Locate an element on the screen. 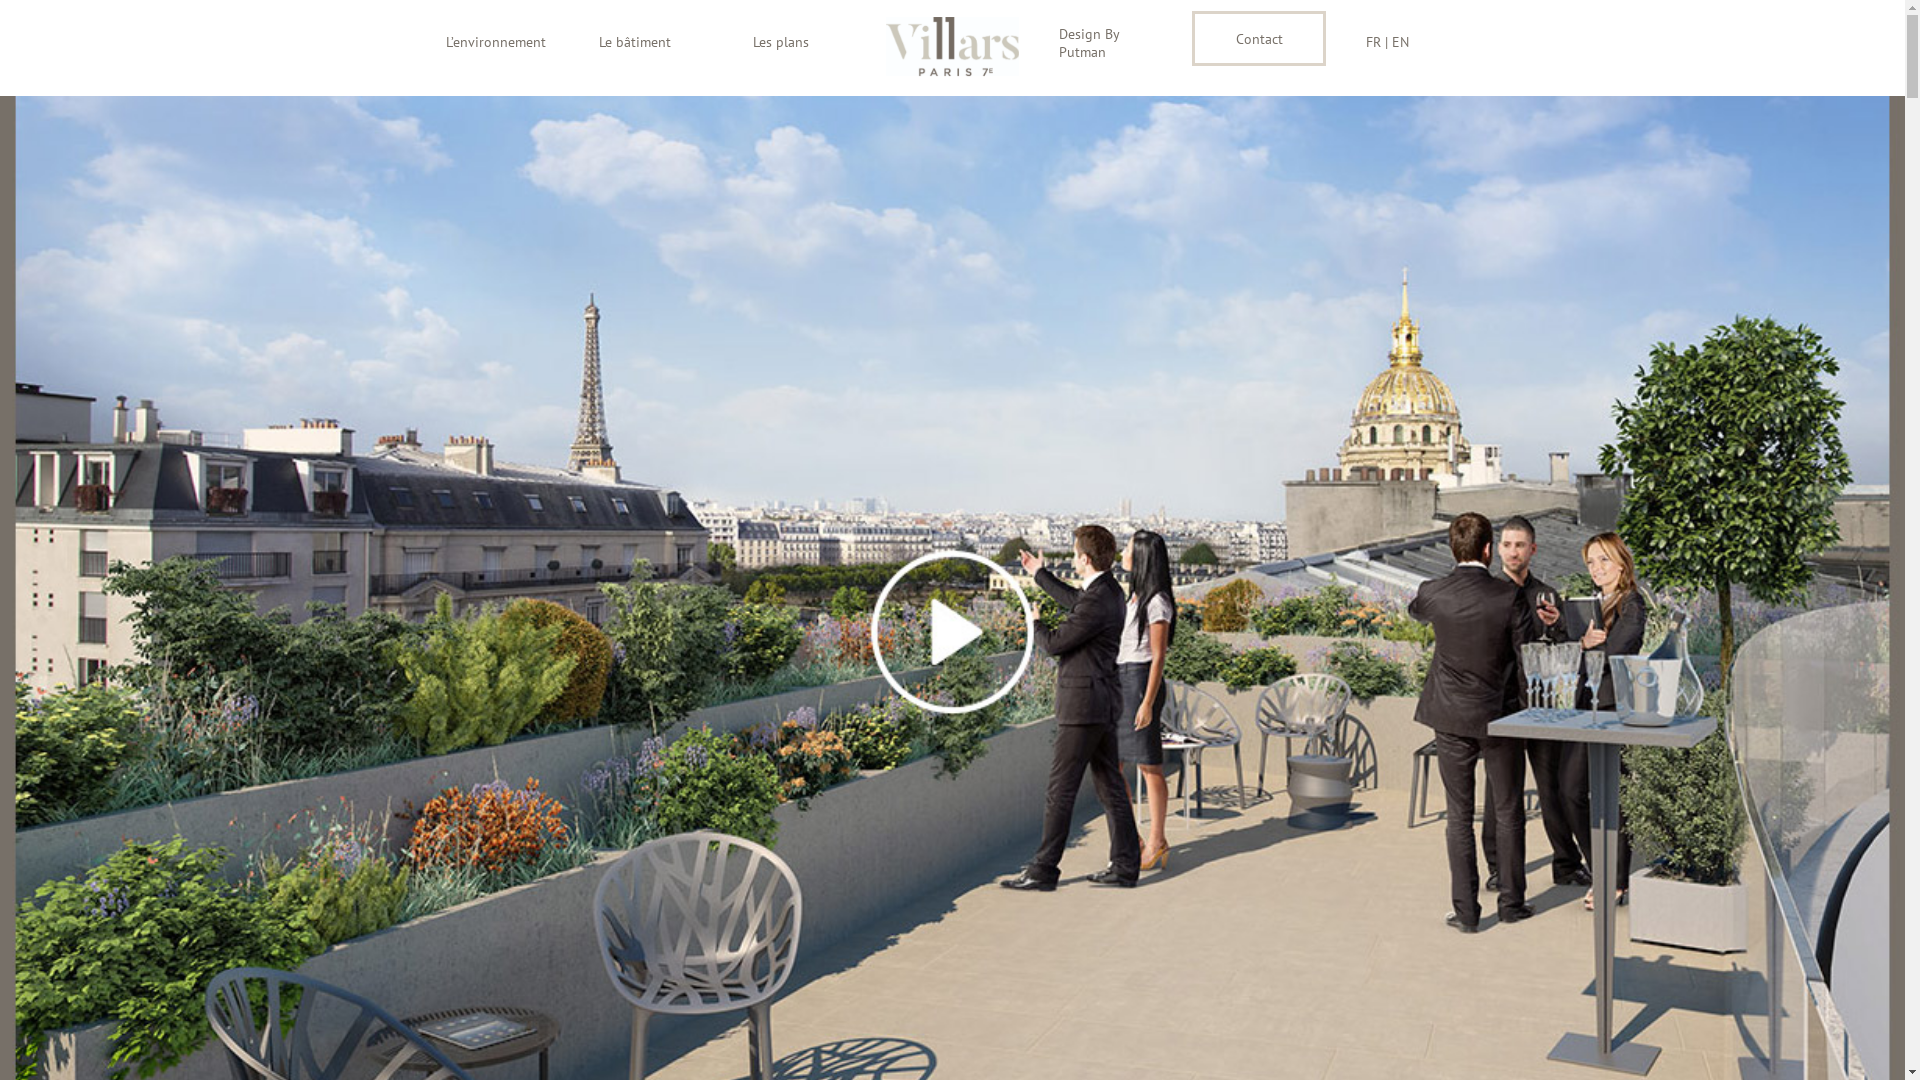  'Les plans' is located at coordinates (798, 42).